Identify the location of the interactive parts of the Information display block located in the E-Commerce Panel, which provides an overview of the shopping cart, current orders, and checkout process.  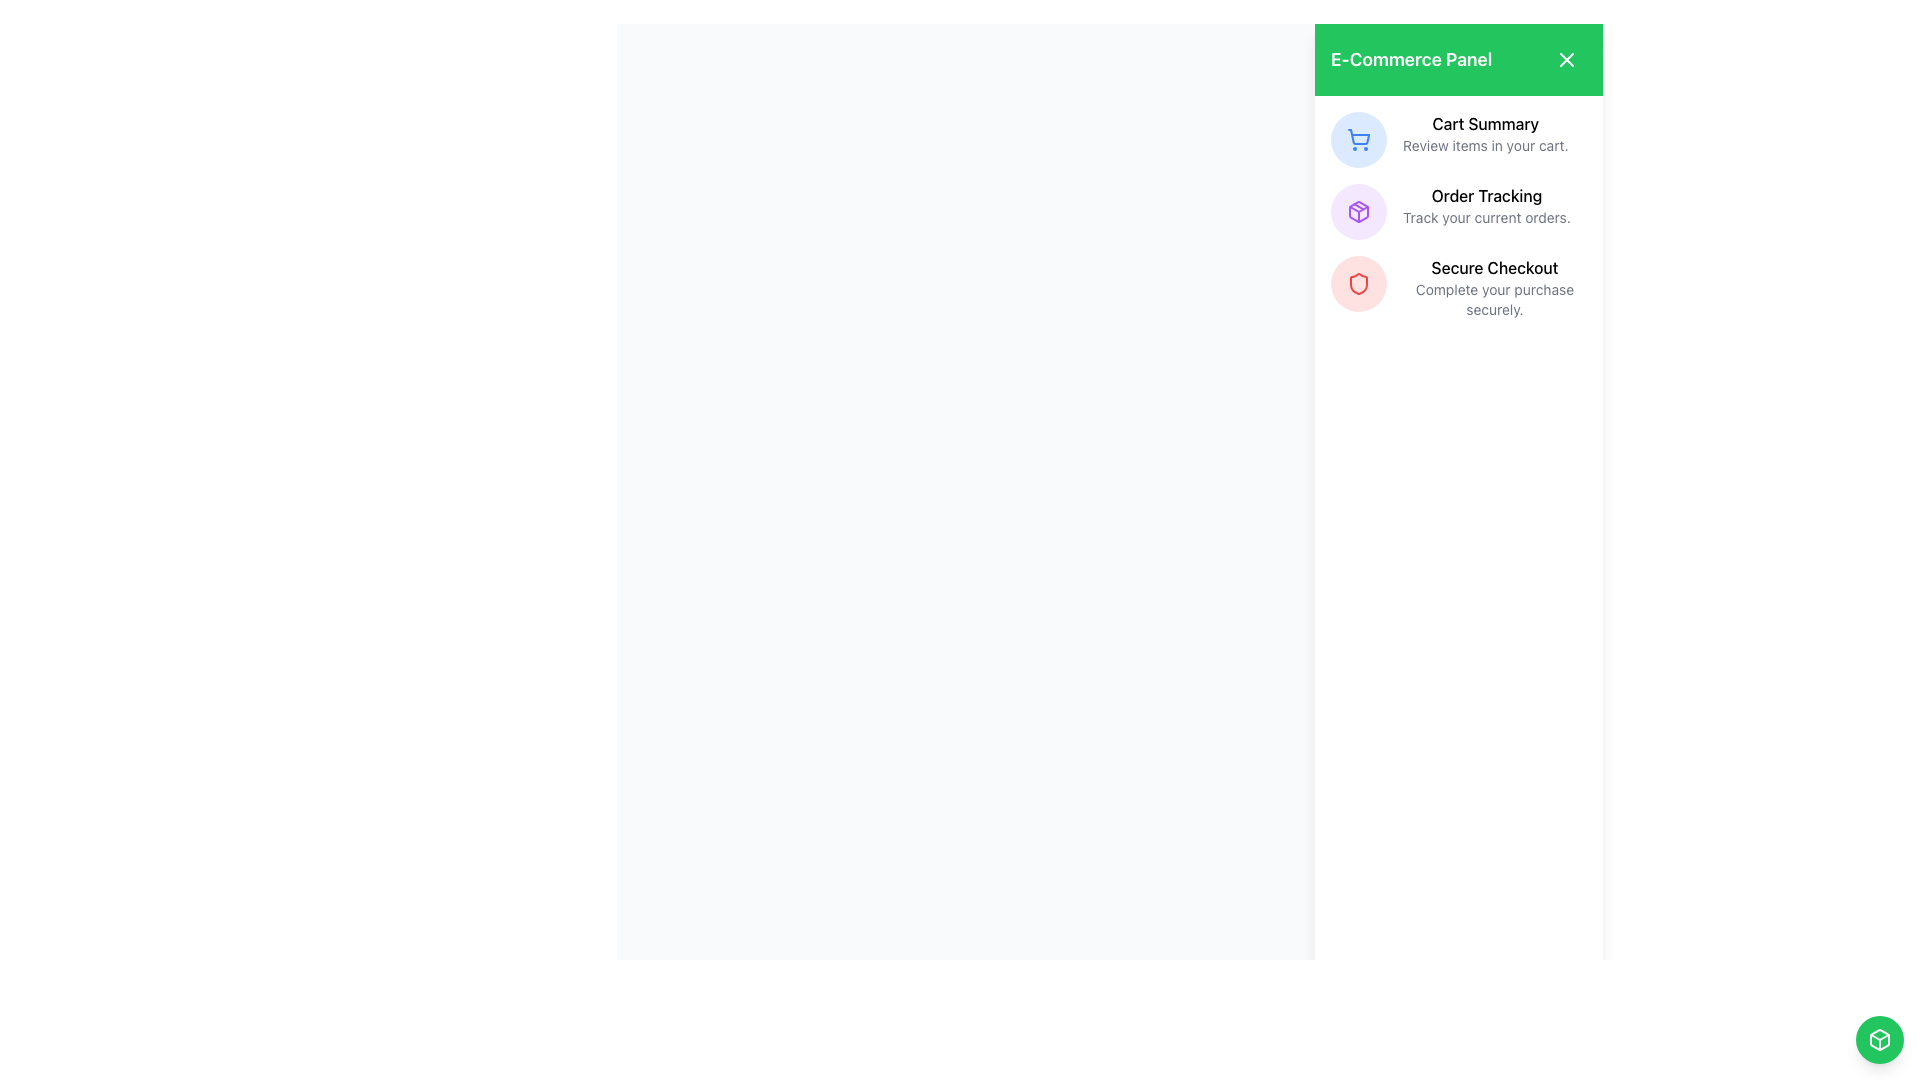
(1459, 216).